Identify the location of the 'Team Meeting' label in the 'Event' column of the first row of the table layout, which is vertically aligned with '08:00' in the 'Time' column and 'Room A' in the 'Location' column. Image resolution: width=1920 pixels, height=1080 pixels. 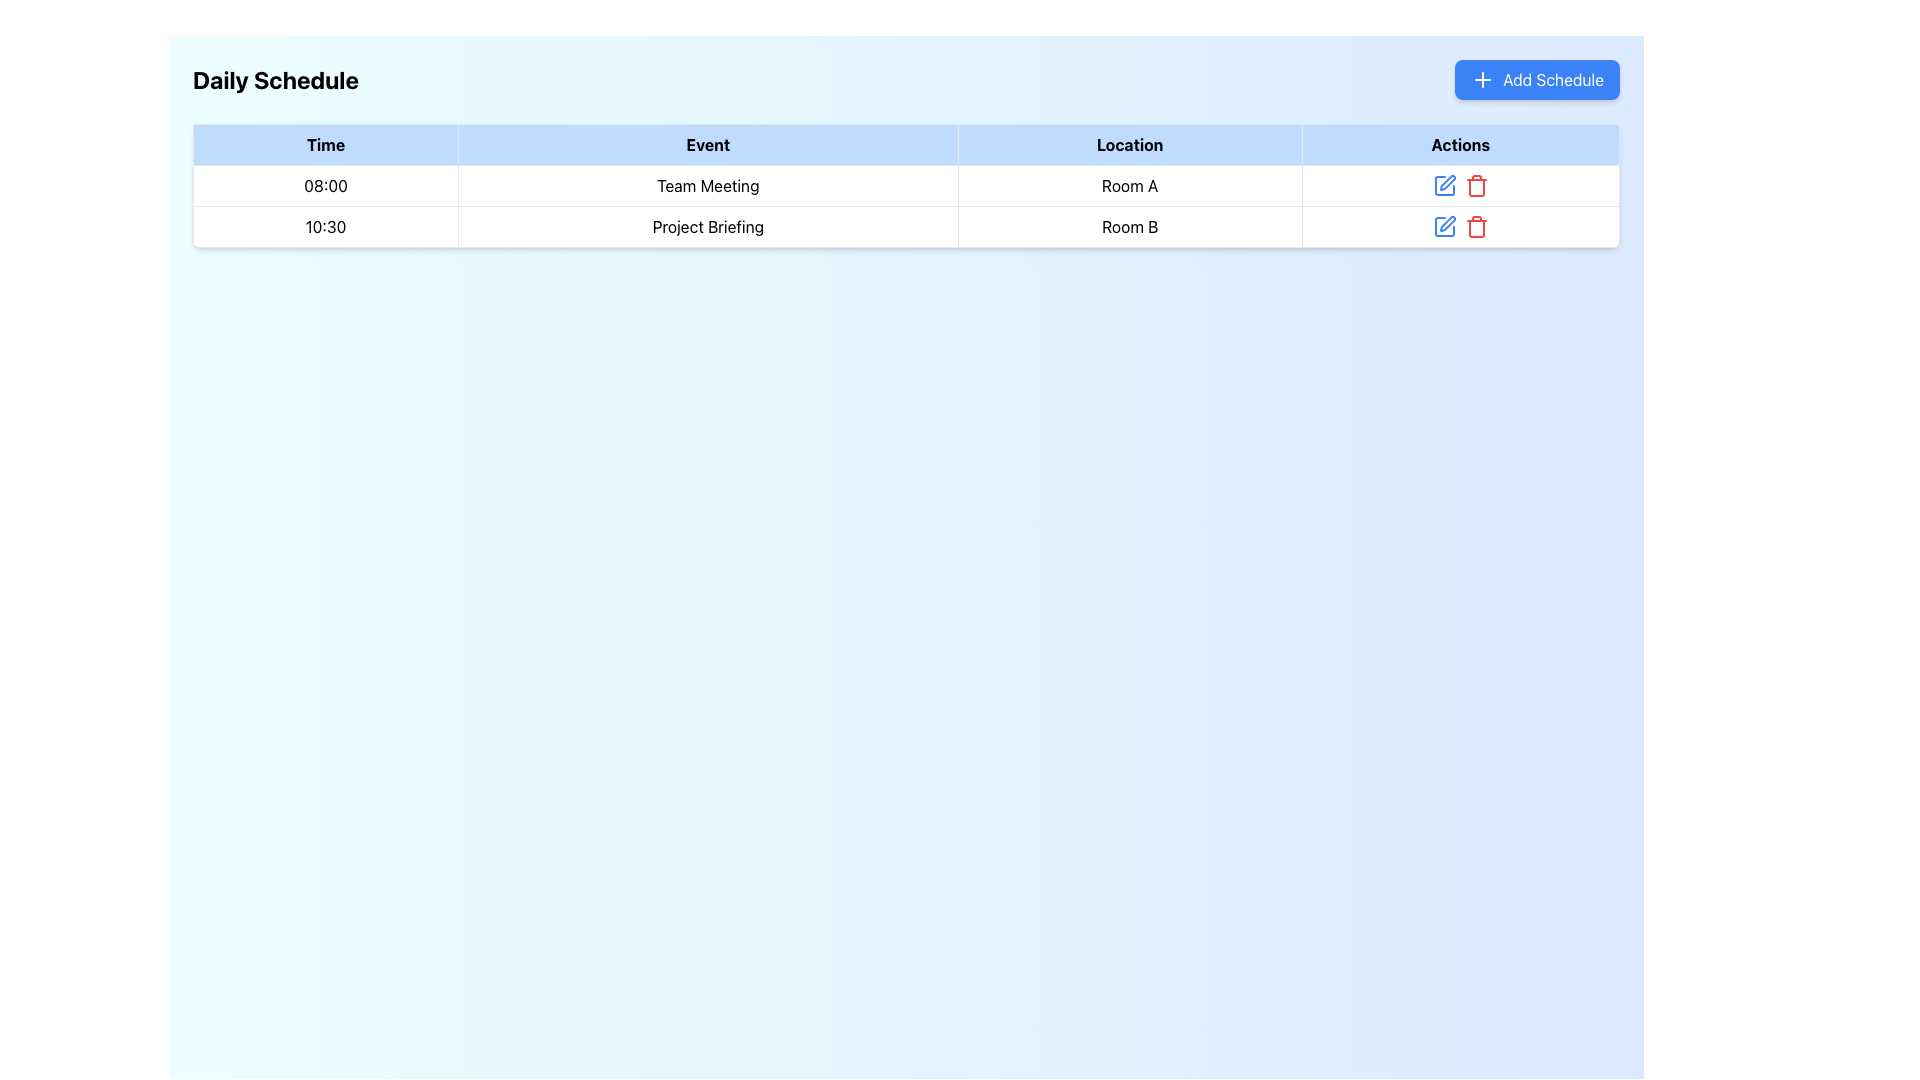
(708, 185).